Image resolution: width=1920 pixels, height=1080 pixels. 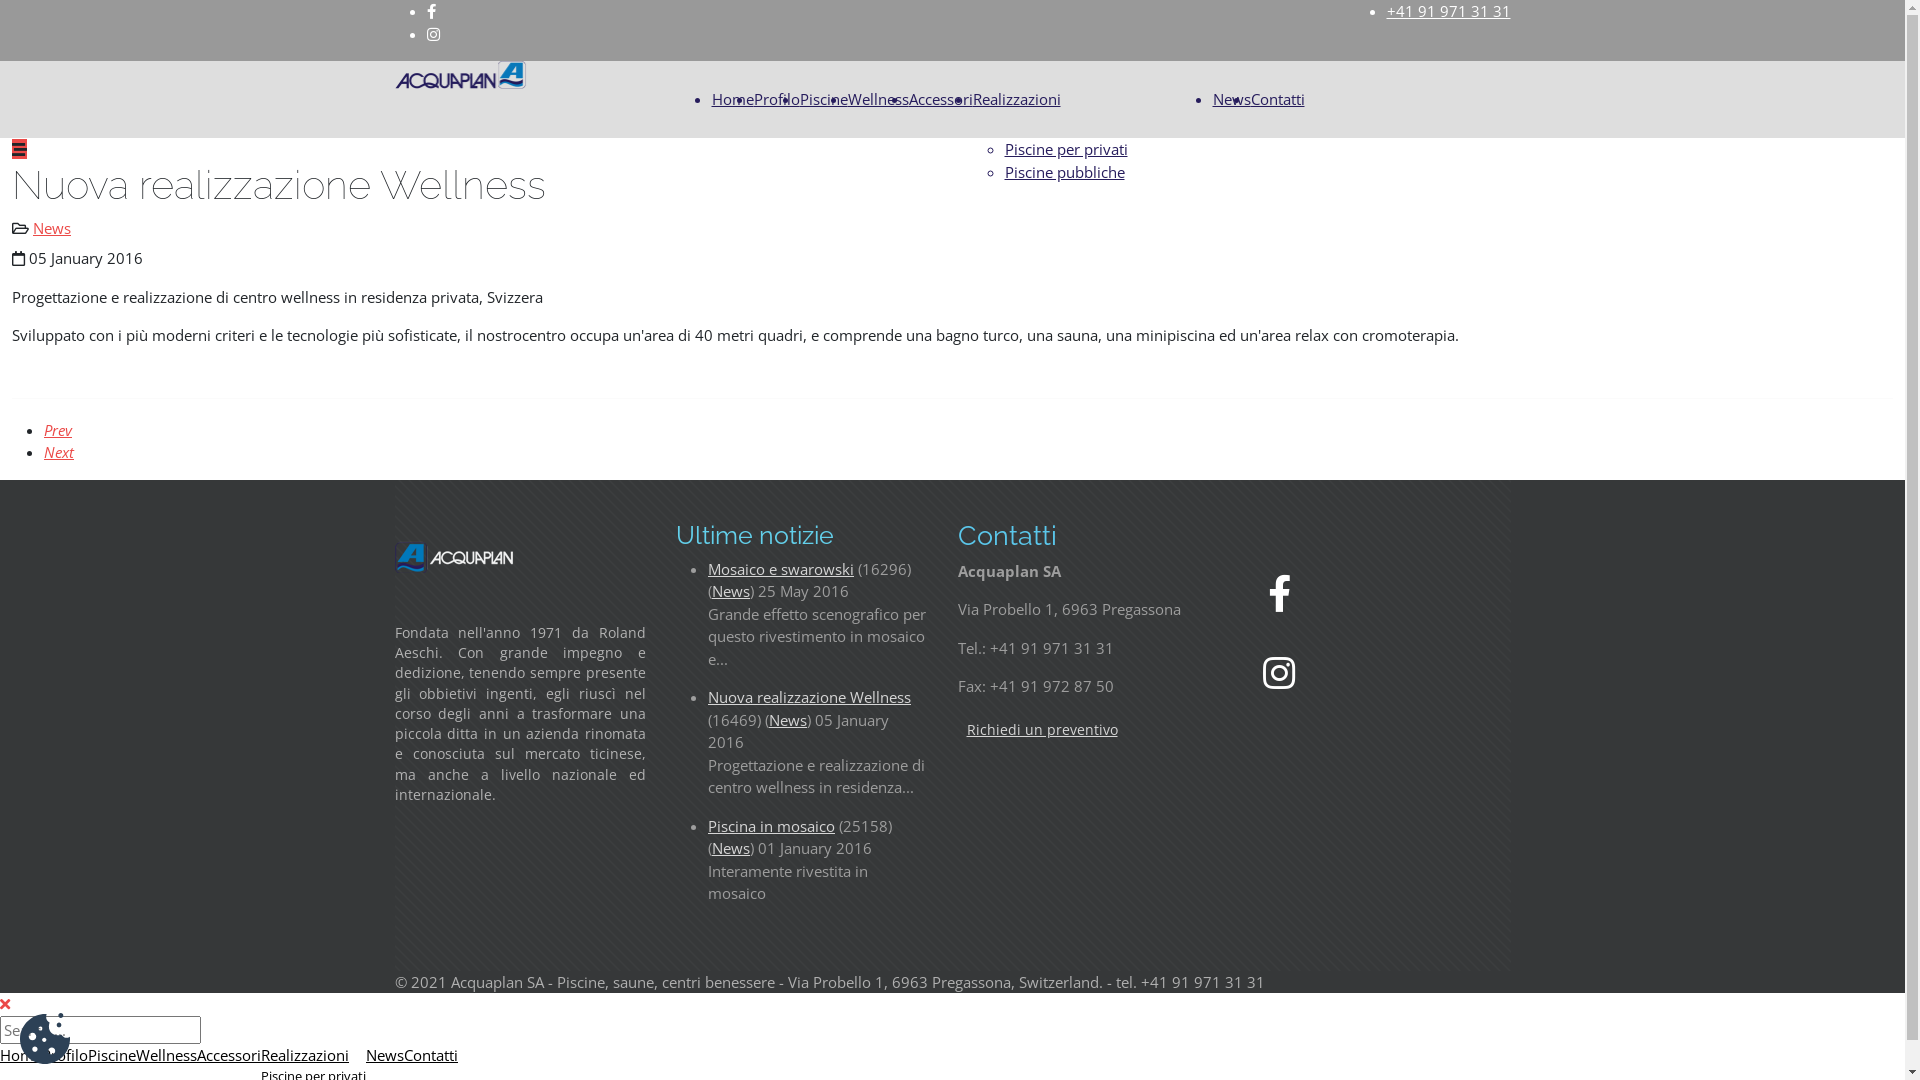 I want to click on 'Prev', so click(x=57, y=428).